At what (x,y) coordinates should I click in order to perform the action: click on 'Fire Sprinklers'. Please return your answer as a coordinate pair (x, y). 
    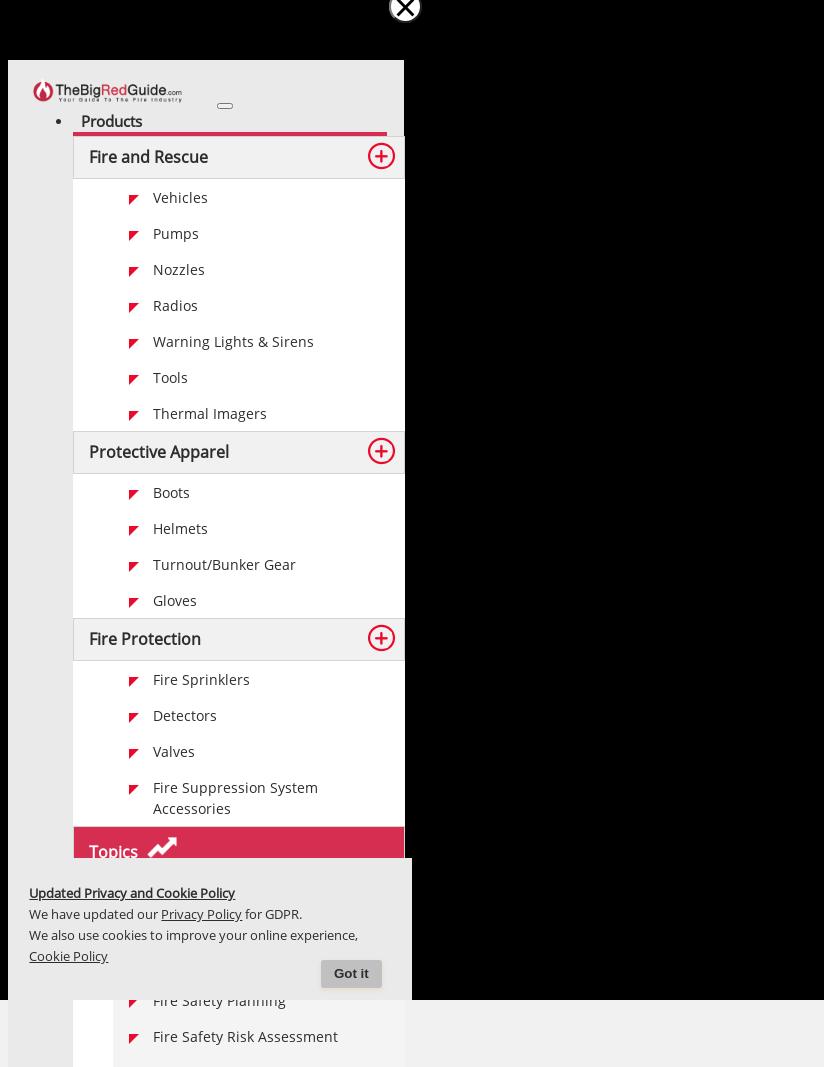
    Looking at the image, I should click on (201, 679).